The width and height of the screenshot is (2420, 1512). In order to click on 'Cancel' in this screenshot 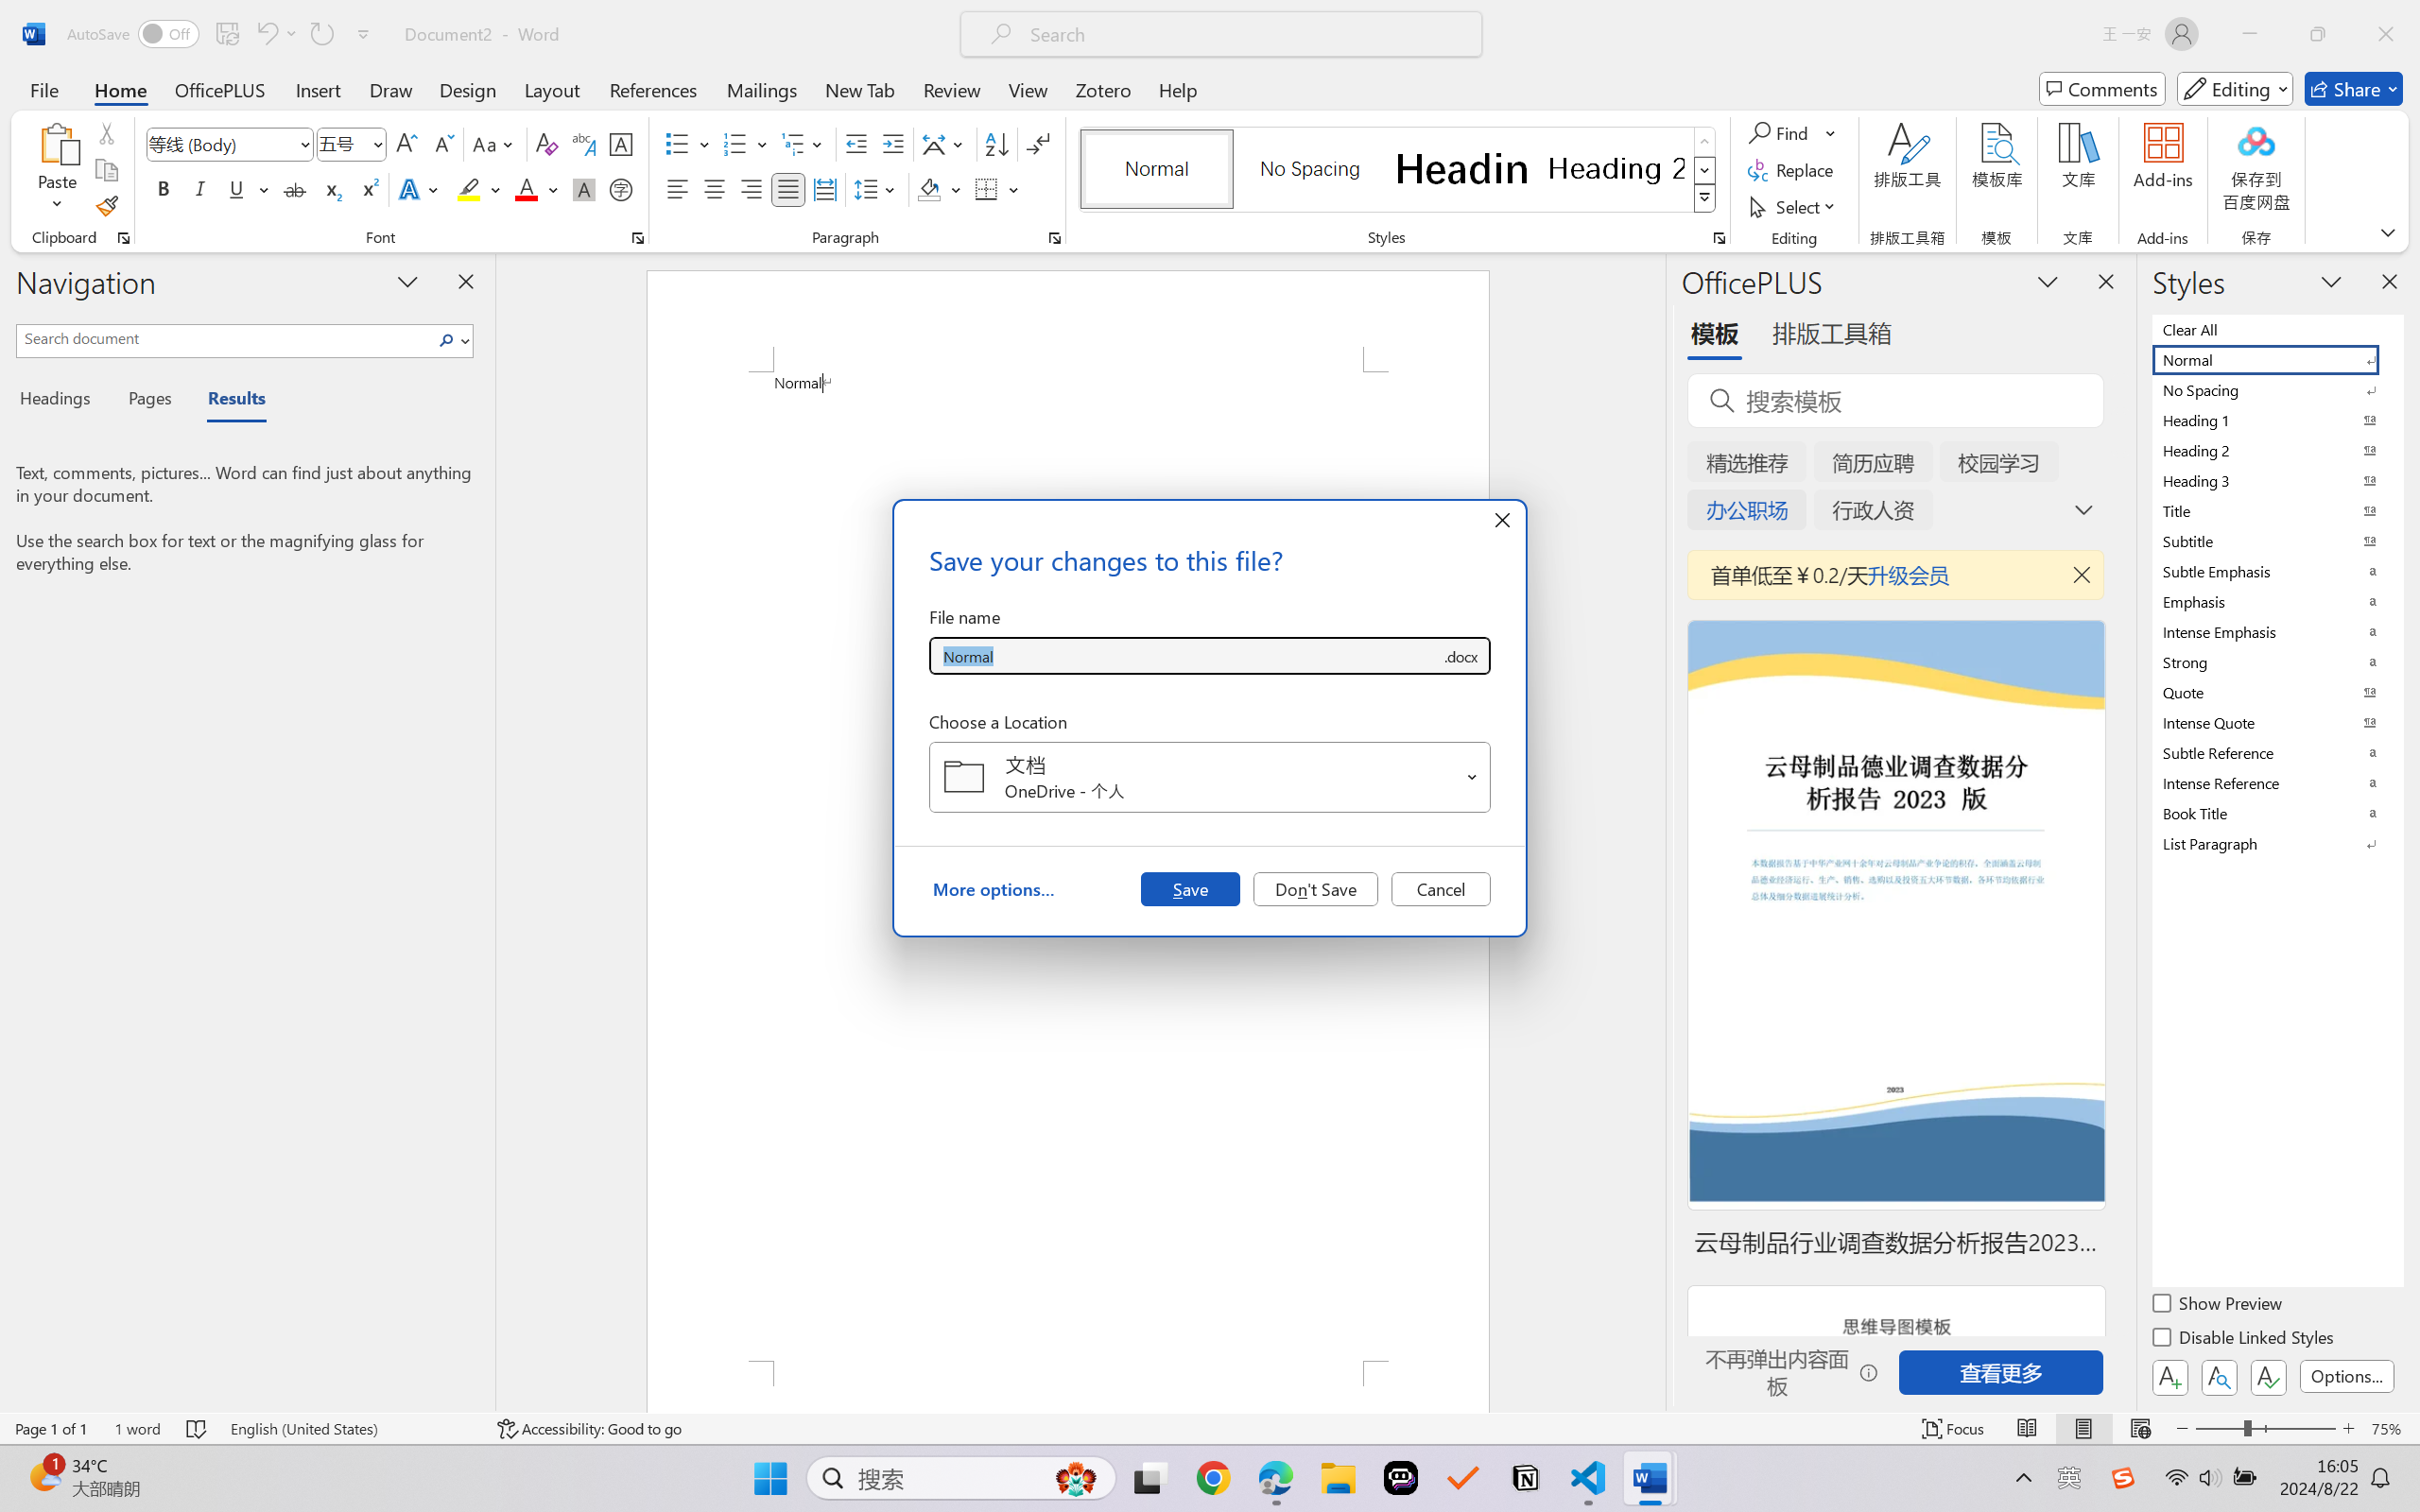, I will do `click(1440, 887)`.